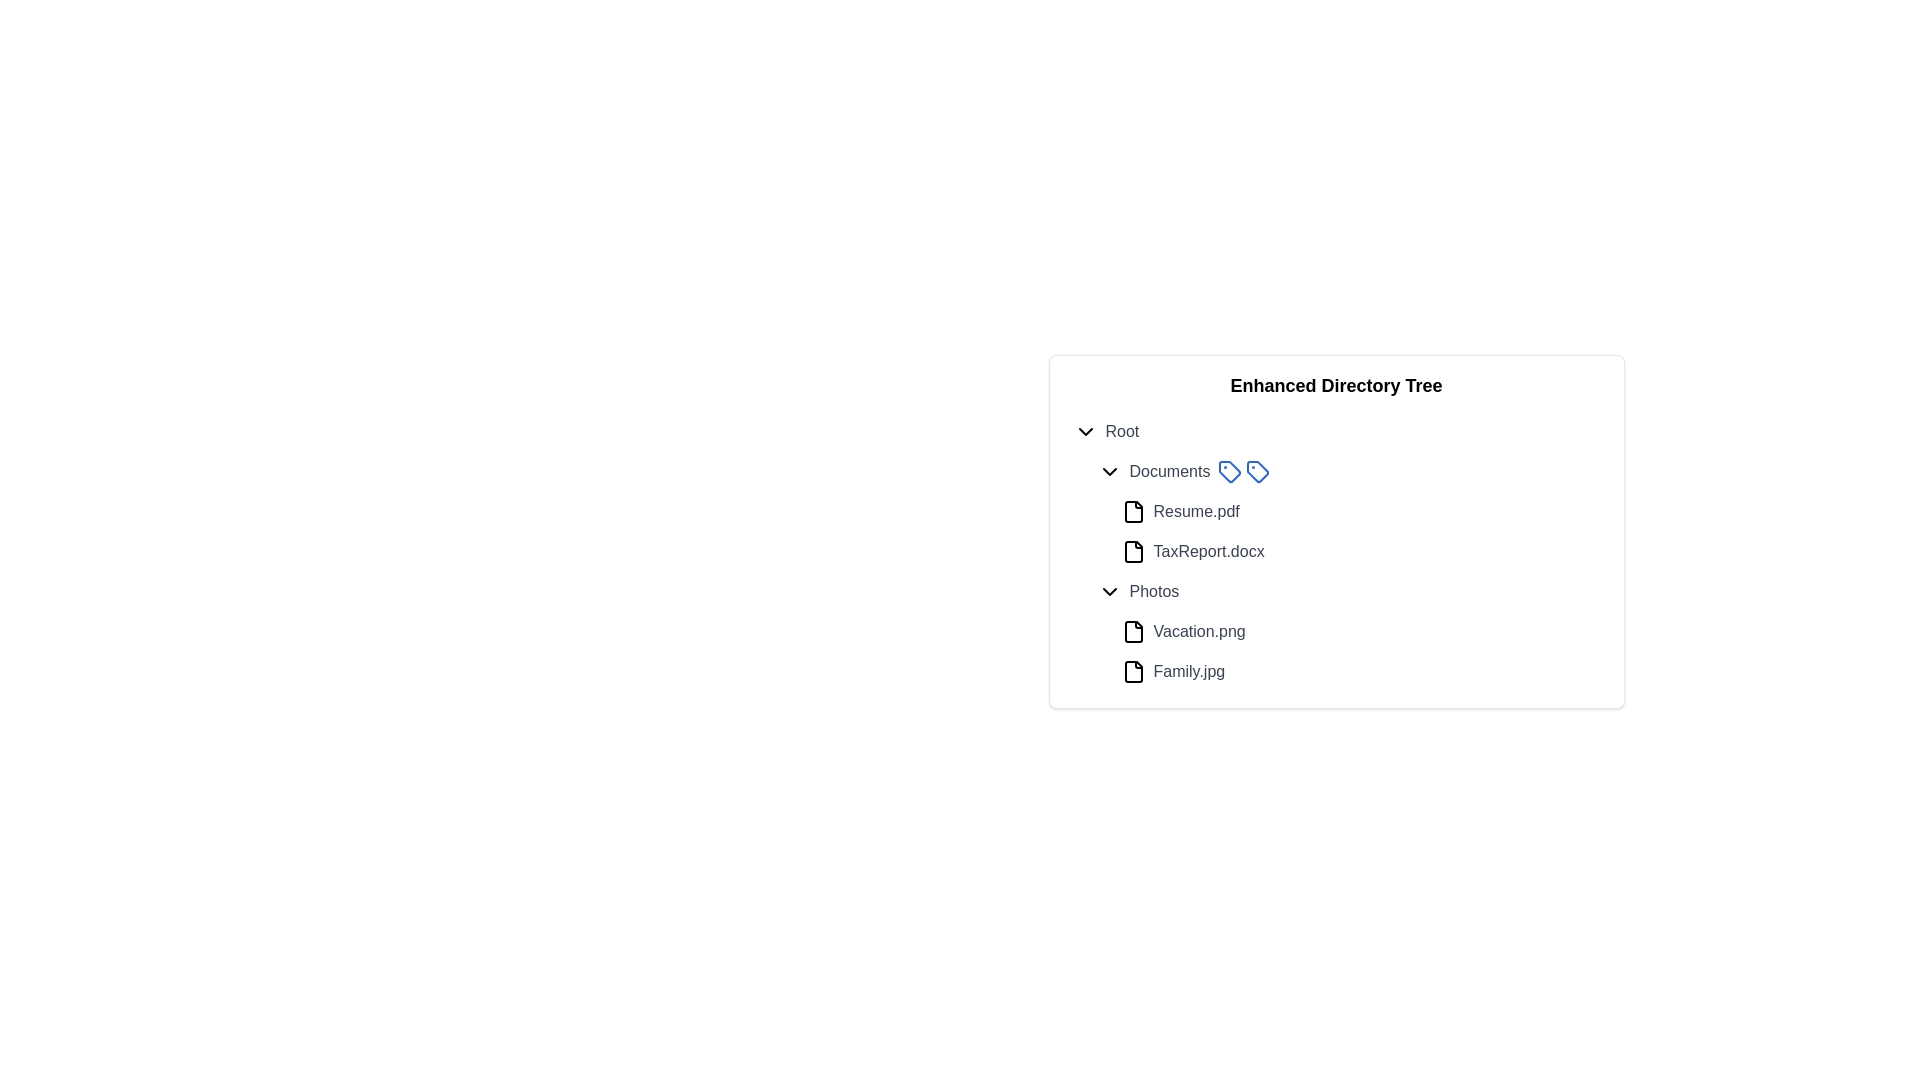  Describe the element at coordinates (1084, 431) in the screenshot. I see `the Dropdown indicator icon located at the leftmost side of the 'Root' section` at that location.